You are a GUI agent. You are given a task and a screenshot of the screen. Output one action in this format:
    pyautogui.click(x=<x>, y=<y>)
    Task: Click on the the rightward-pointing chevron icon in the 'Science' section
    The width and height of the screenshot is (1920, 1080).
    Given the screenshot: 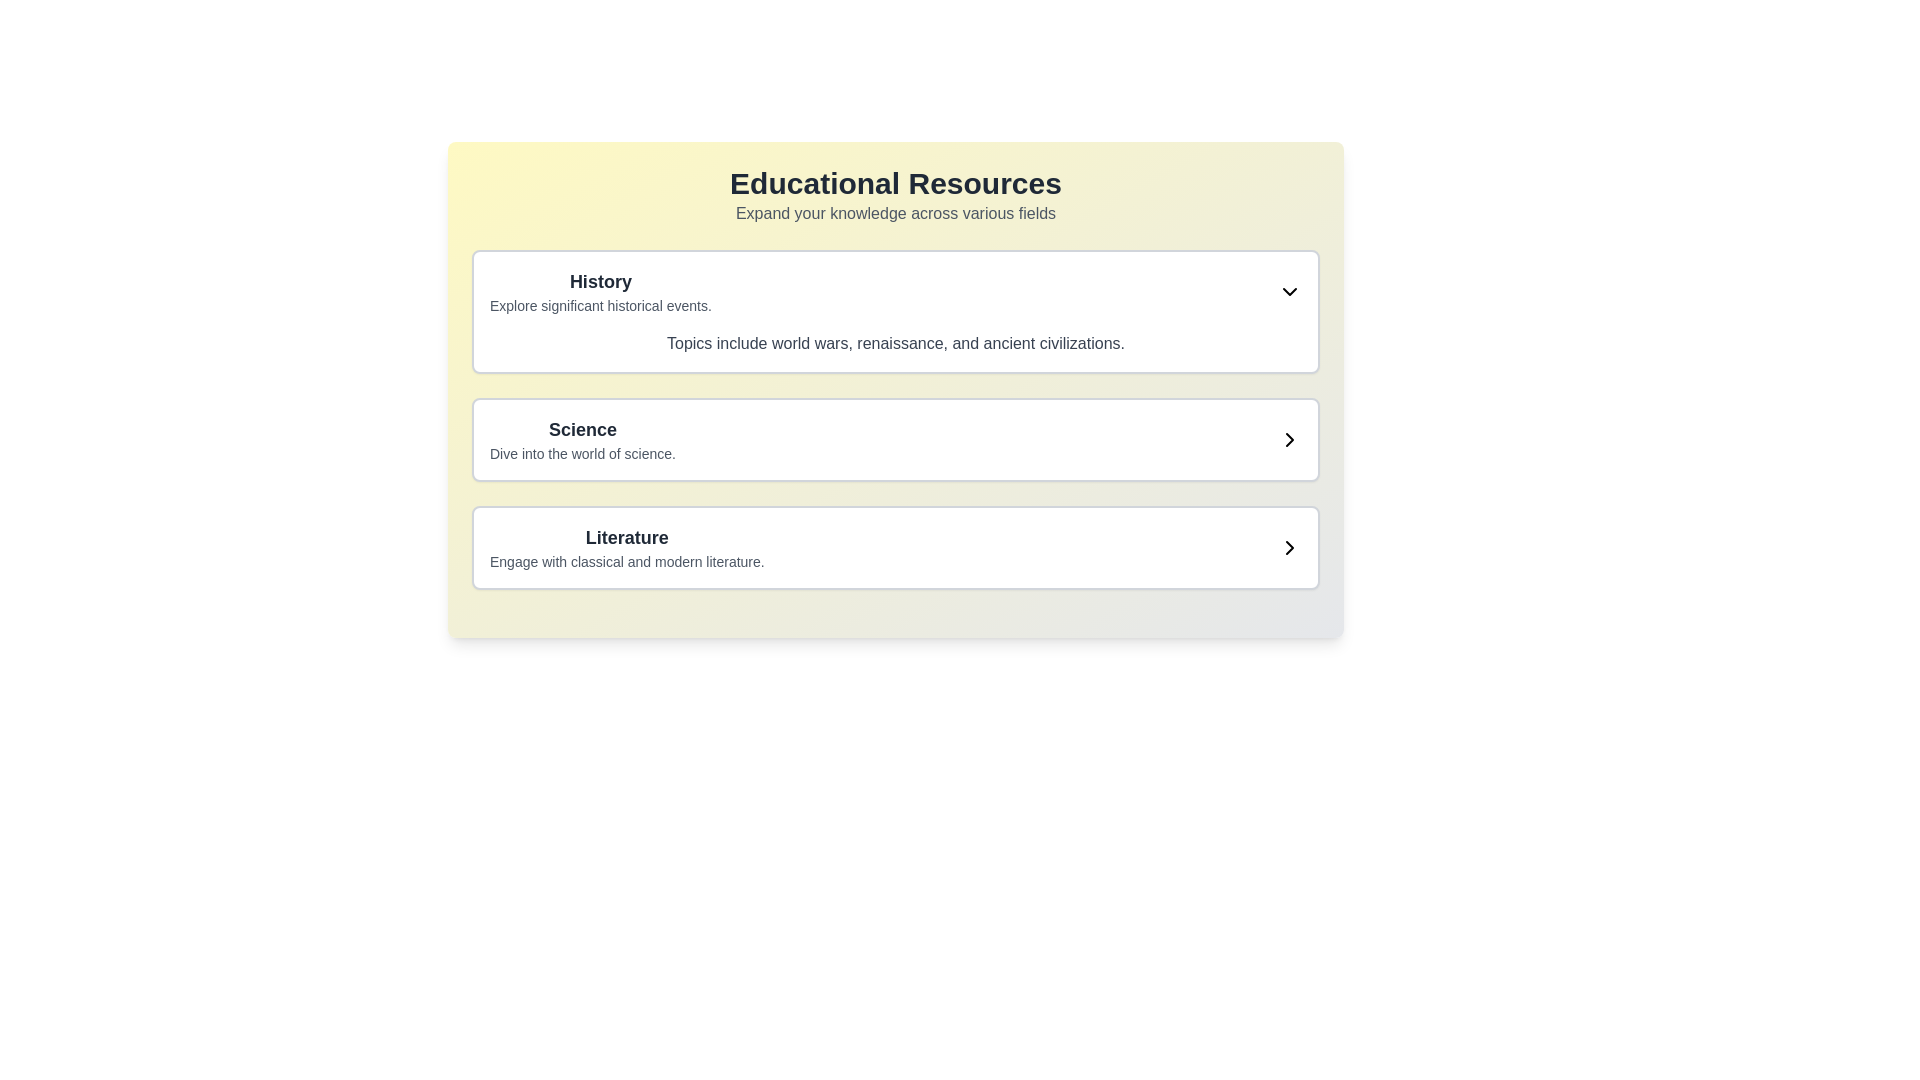 What is the action you would take?
    pyautogui.click(x=1290, y=438)
    